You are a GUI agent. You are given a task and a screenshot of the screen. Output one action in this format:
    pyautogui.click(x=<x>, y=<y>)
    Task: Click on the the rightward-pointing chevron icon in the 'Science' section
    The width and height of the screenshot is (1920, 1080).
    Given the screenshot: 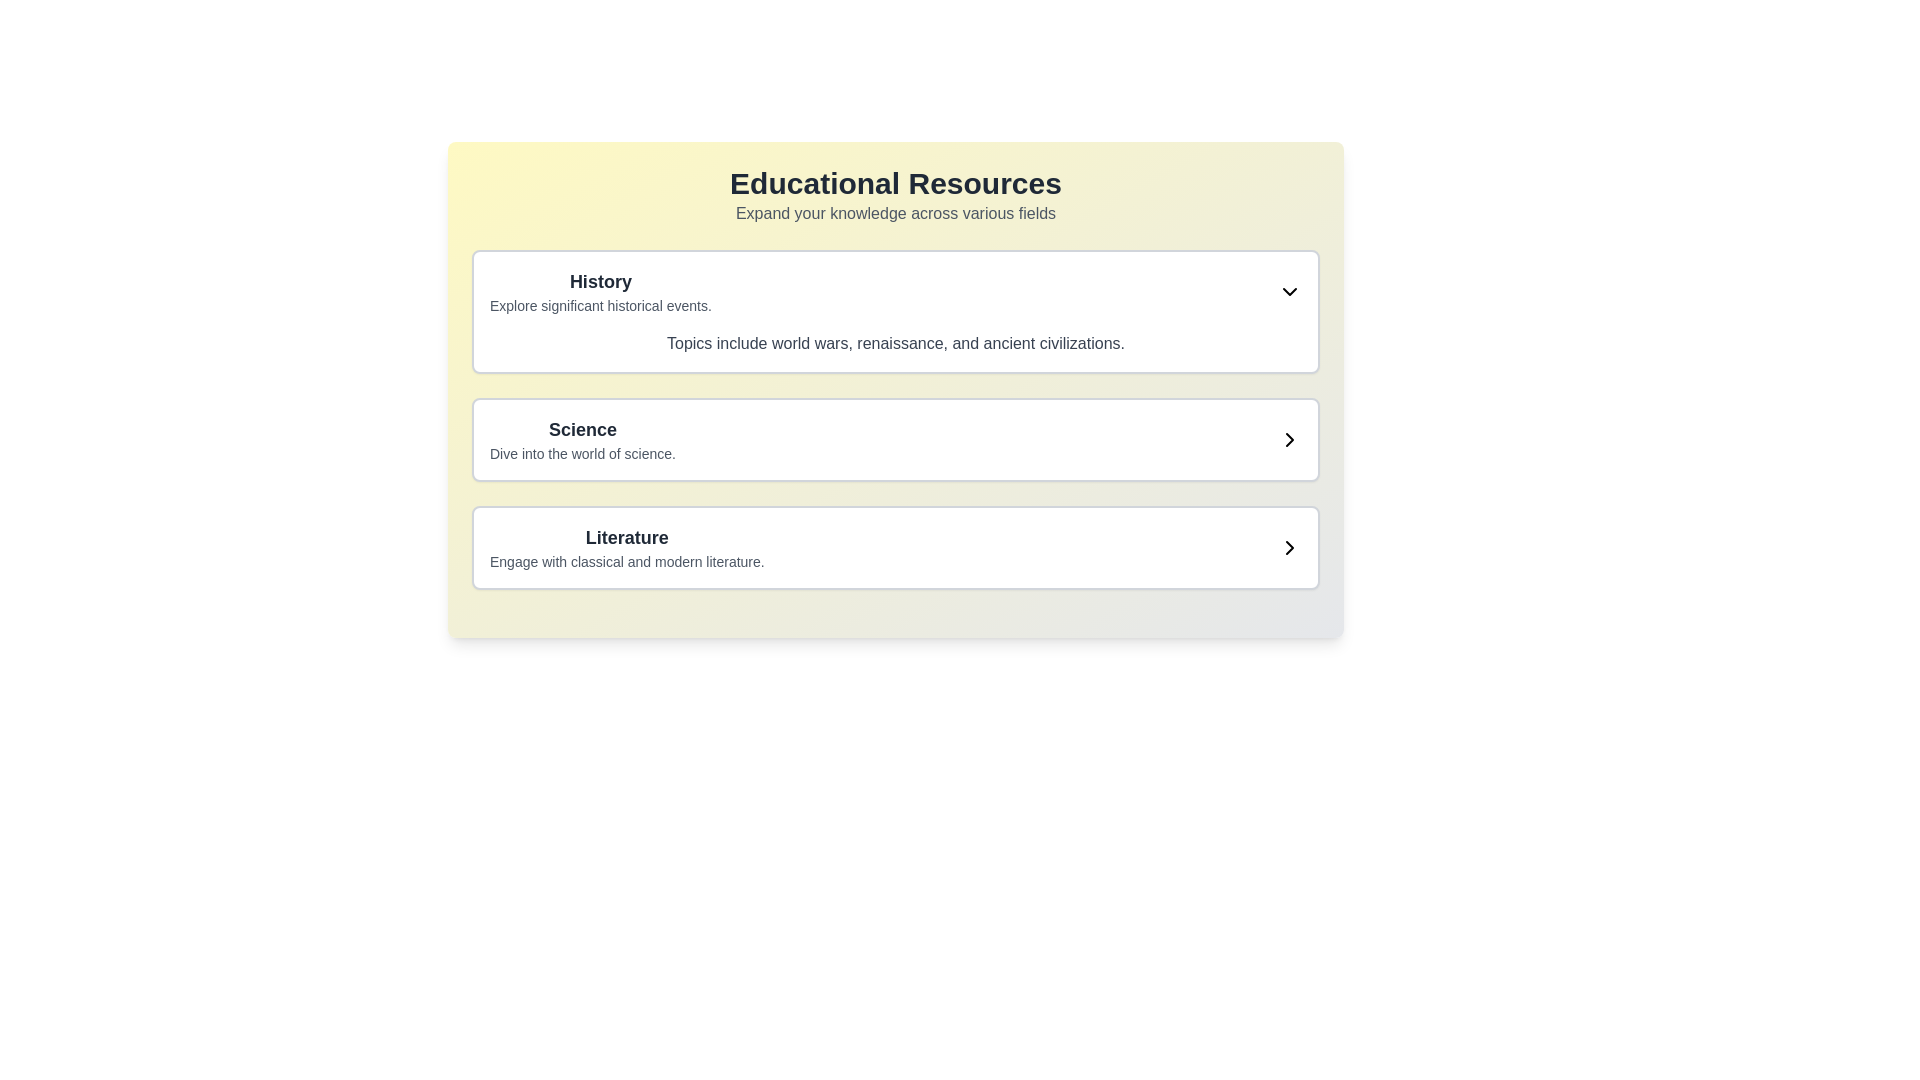 What is the action you would take?
    pyautogui.click(x=1290, y=438)
    